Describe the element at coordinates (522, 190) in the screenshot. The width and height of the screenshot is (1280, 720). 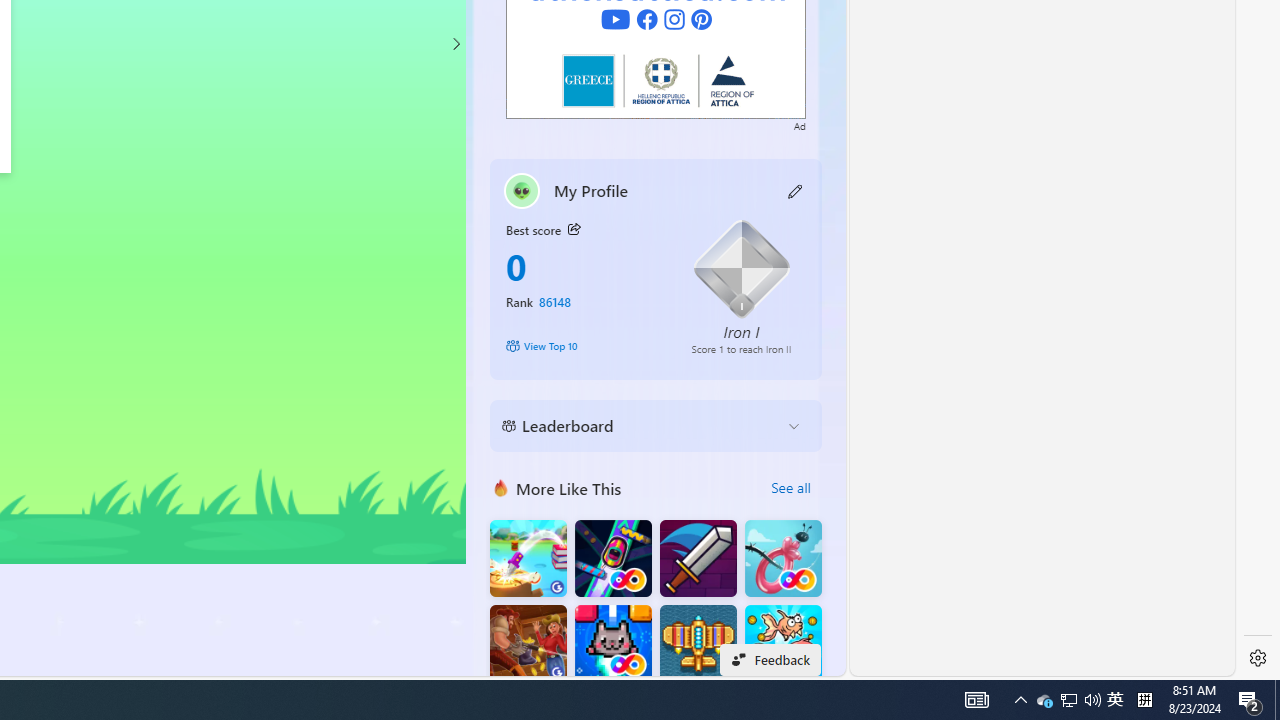
I see `'""'` at that location.